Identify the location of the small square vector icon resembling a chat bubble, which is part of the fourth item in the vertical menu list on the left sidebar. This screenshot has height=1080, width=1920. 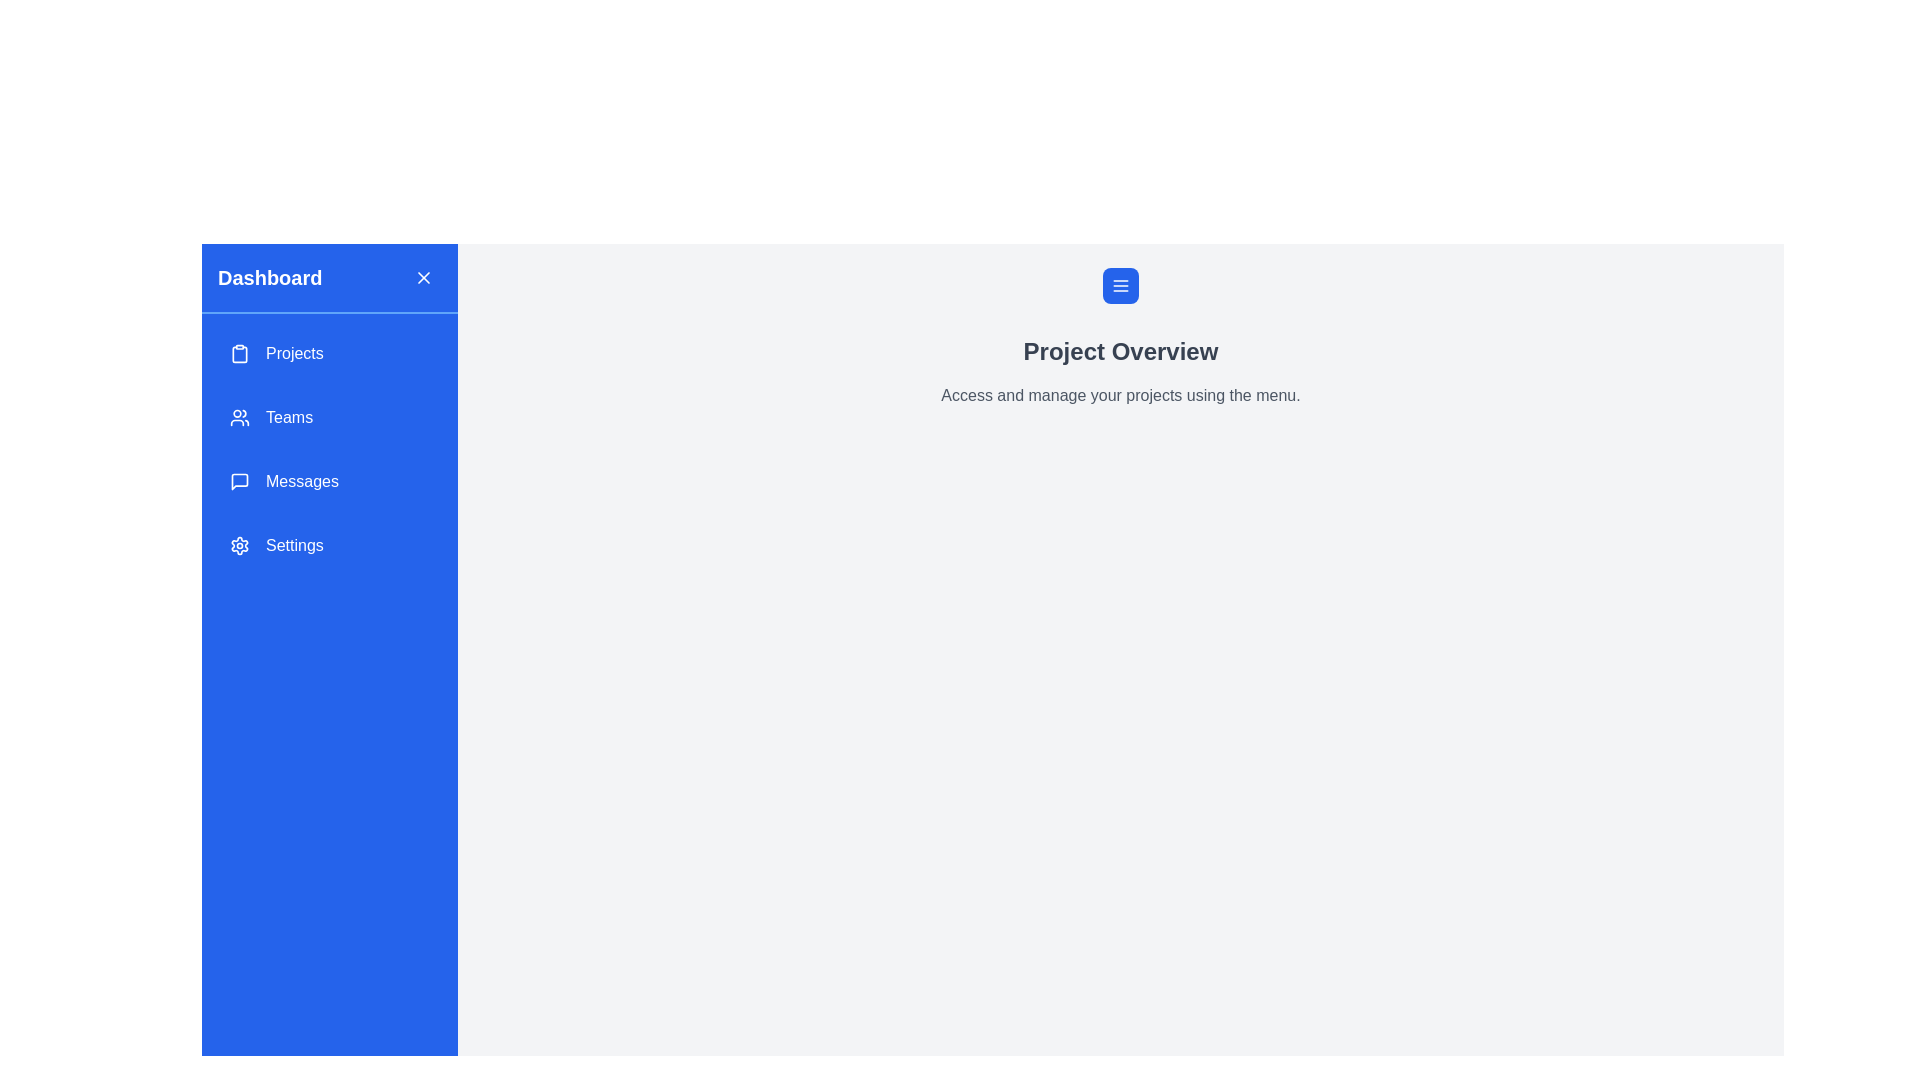
(240, 482).